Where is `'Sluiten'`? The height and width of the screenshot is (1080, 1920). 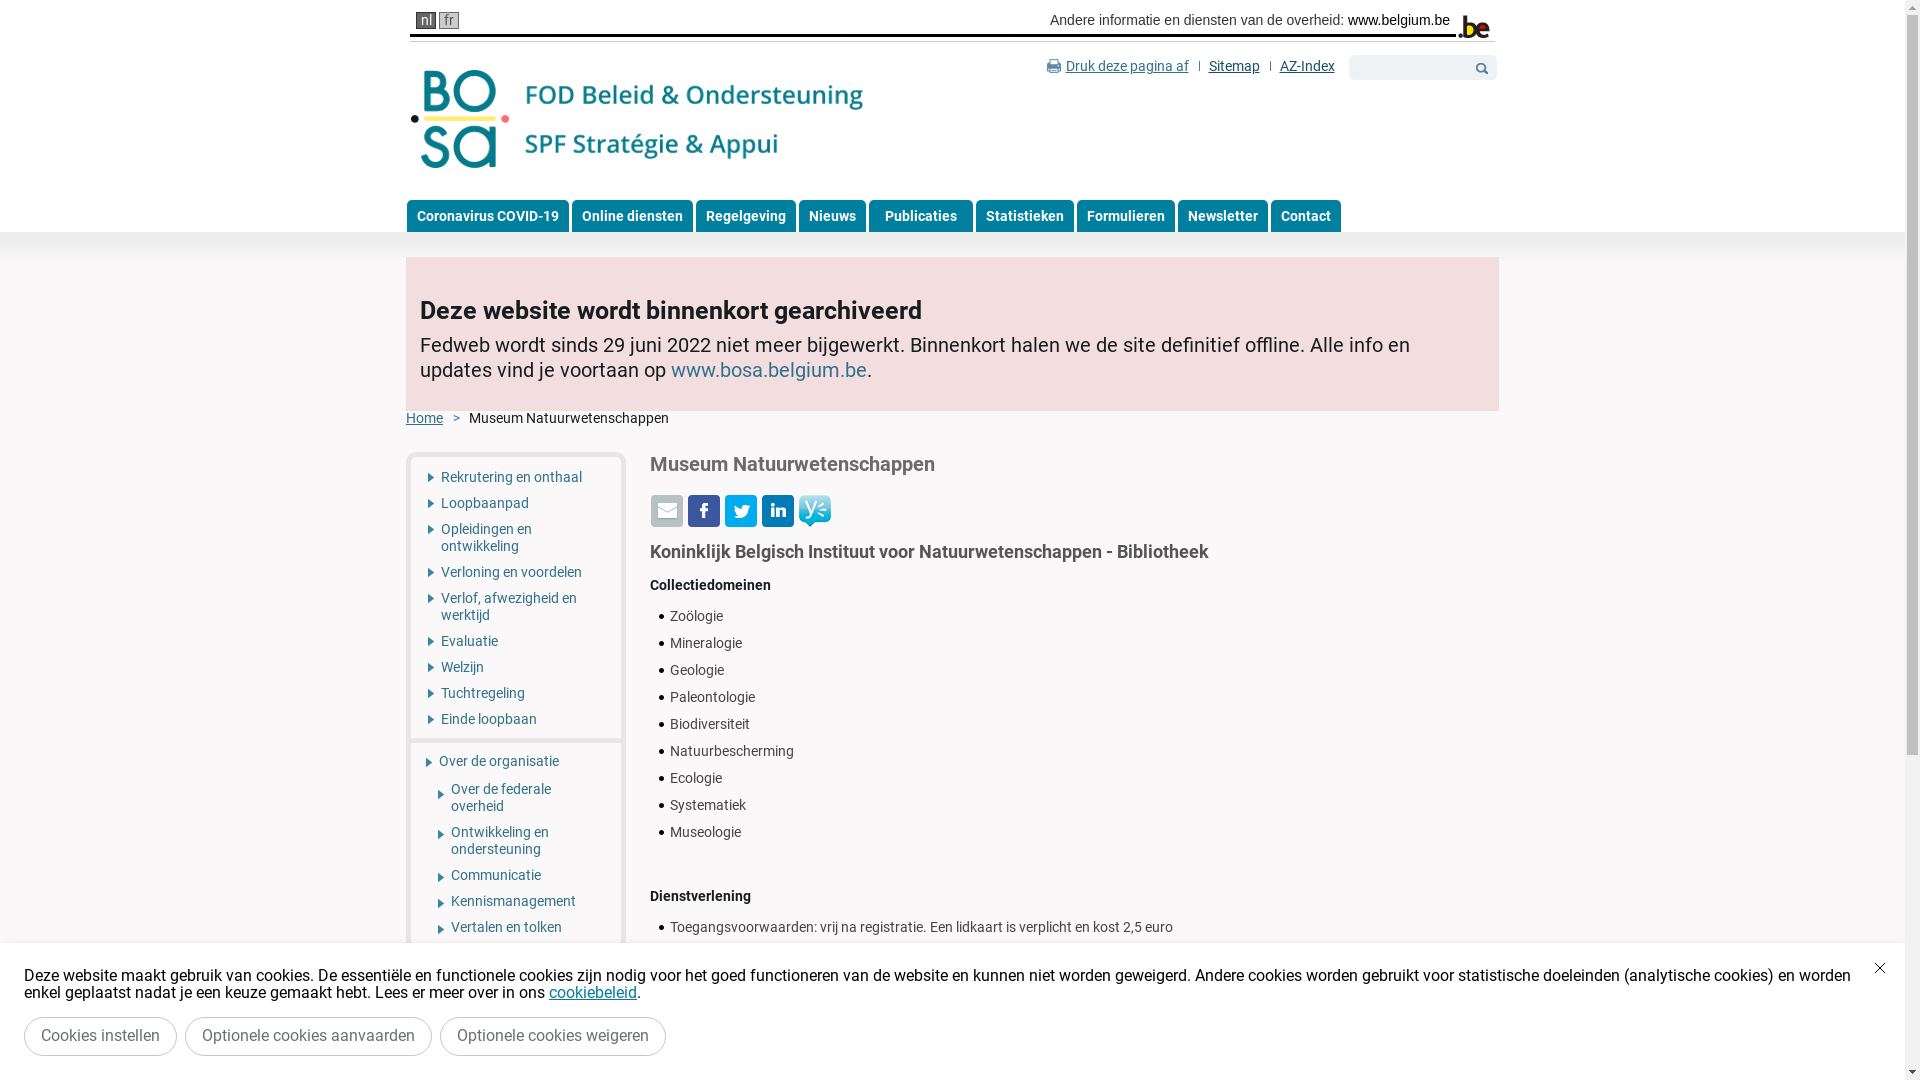 'Sluiten' is located at coordinates (1879, 967).